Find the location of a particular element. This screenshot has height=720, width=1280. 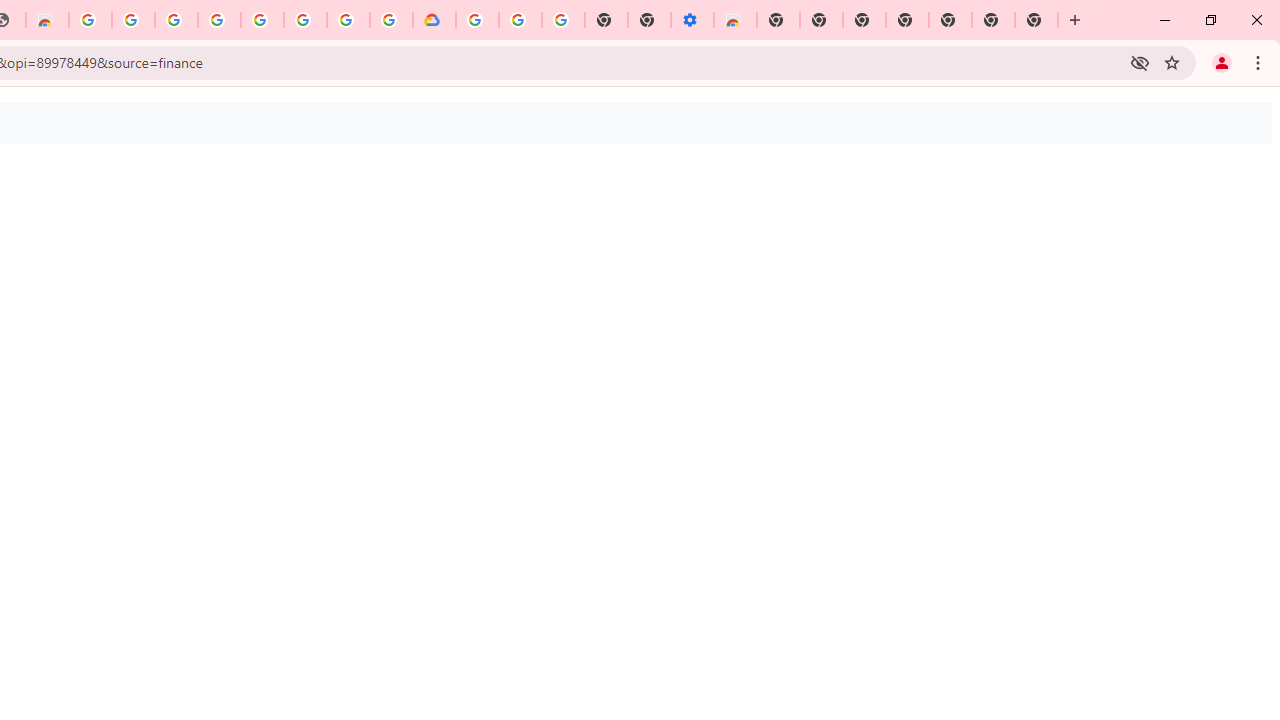

'New Tab' is located at coordinates (1036, 20).